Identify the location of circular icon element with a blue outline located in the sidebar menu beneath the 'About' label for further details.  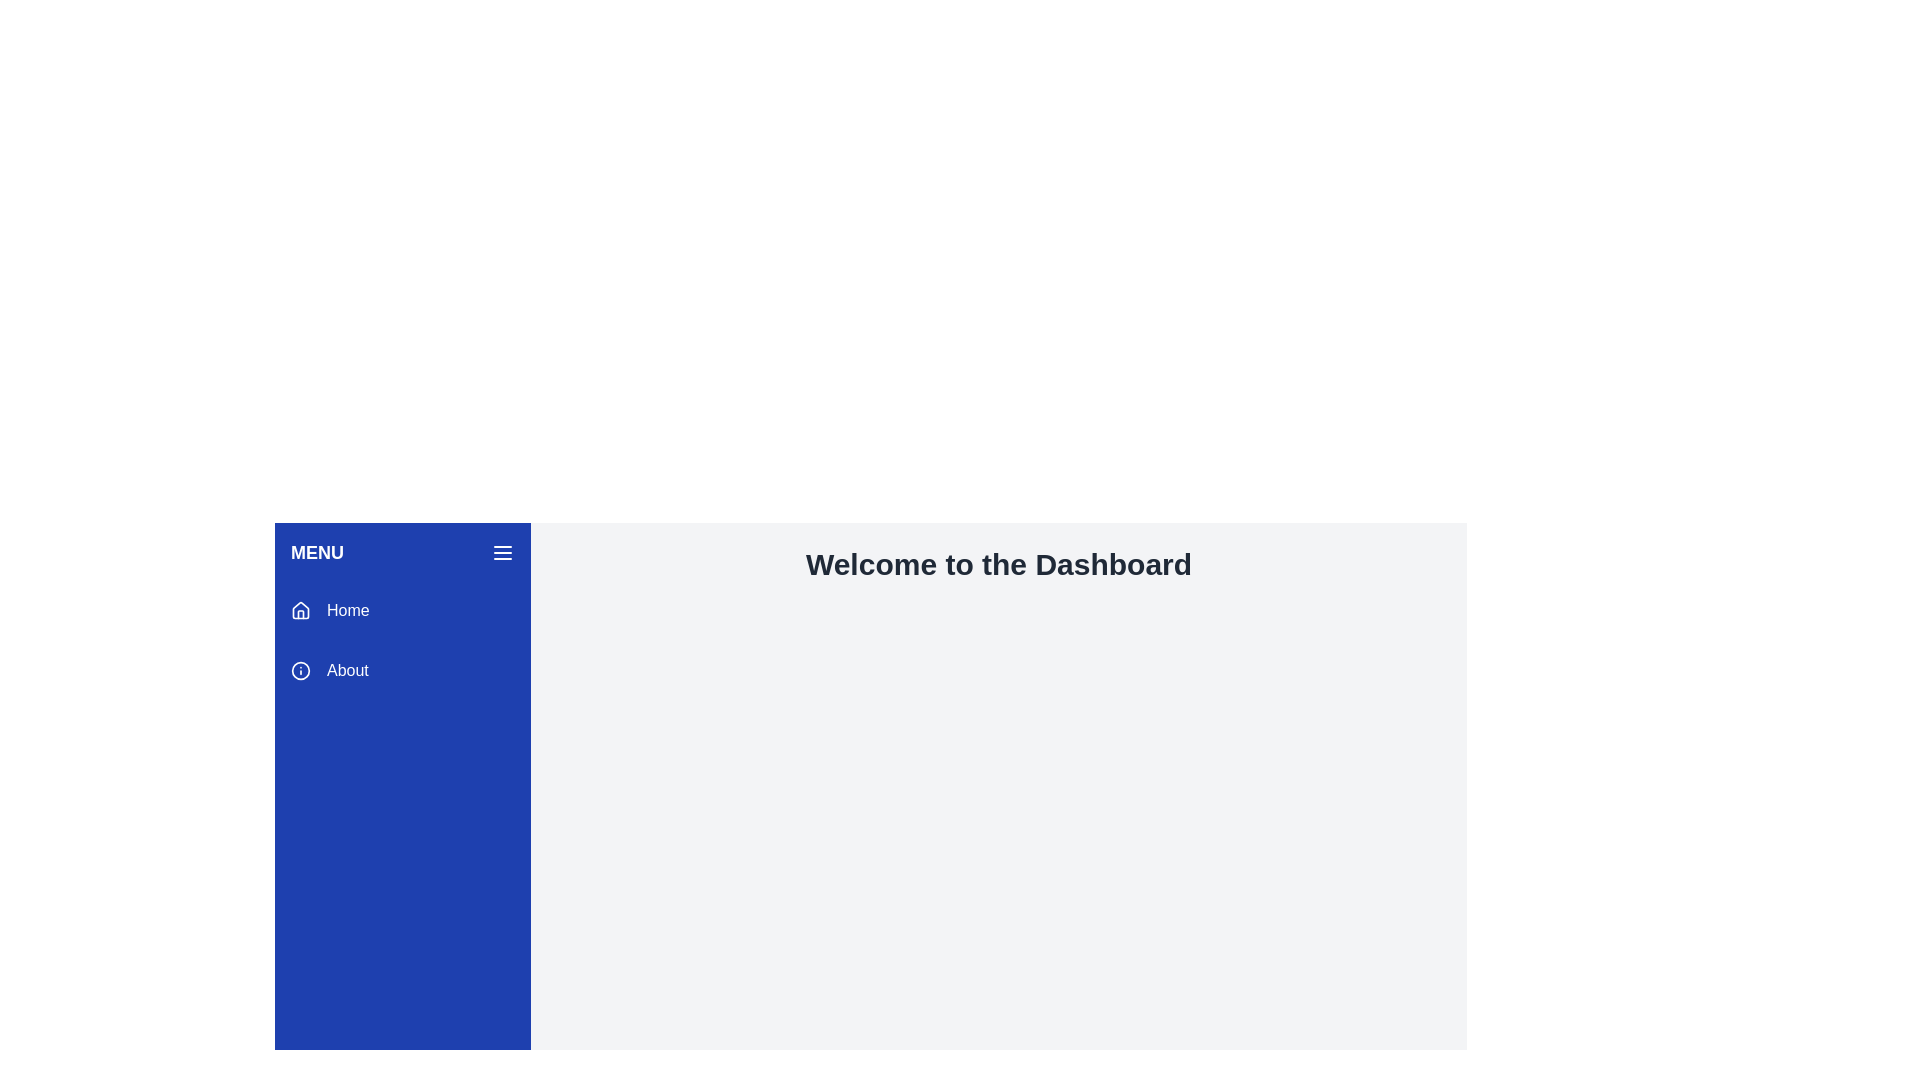
(300, 671).